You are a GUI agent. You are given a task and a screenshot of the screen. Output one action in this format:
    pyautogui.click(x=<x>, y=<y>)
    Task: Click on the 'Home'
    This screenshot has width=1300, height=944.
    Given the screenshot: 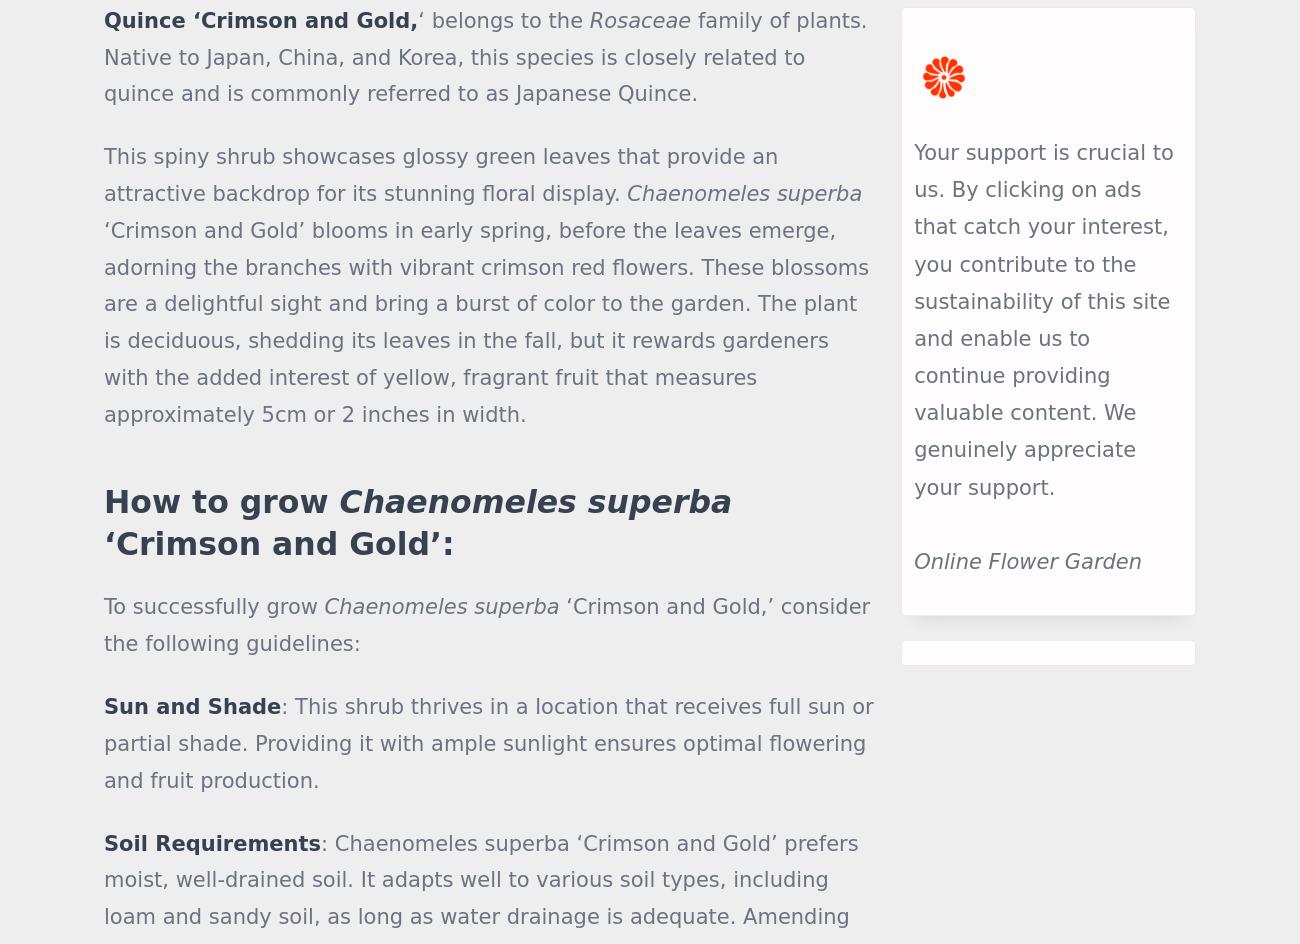 What is the action you would take?
    pyautogui.click(x=474, y=683)
    